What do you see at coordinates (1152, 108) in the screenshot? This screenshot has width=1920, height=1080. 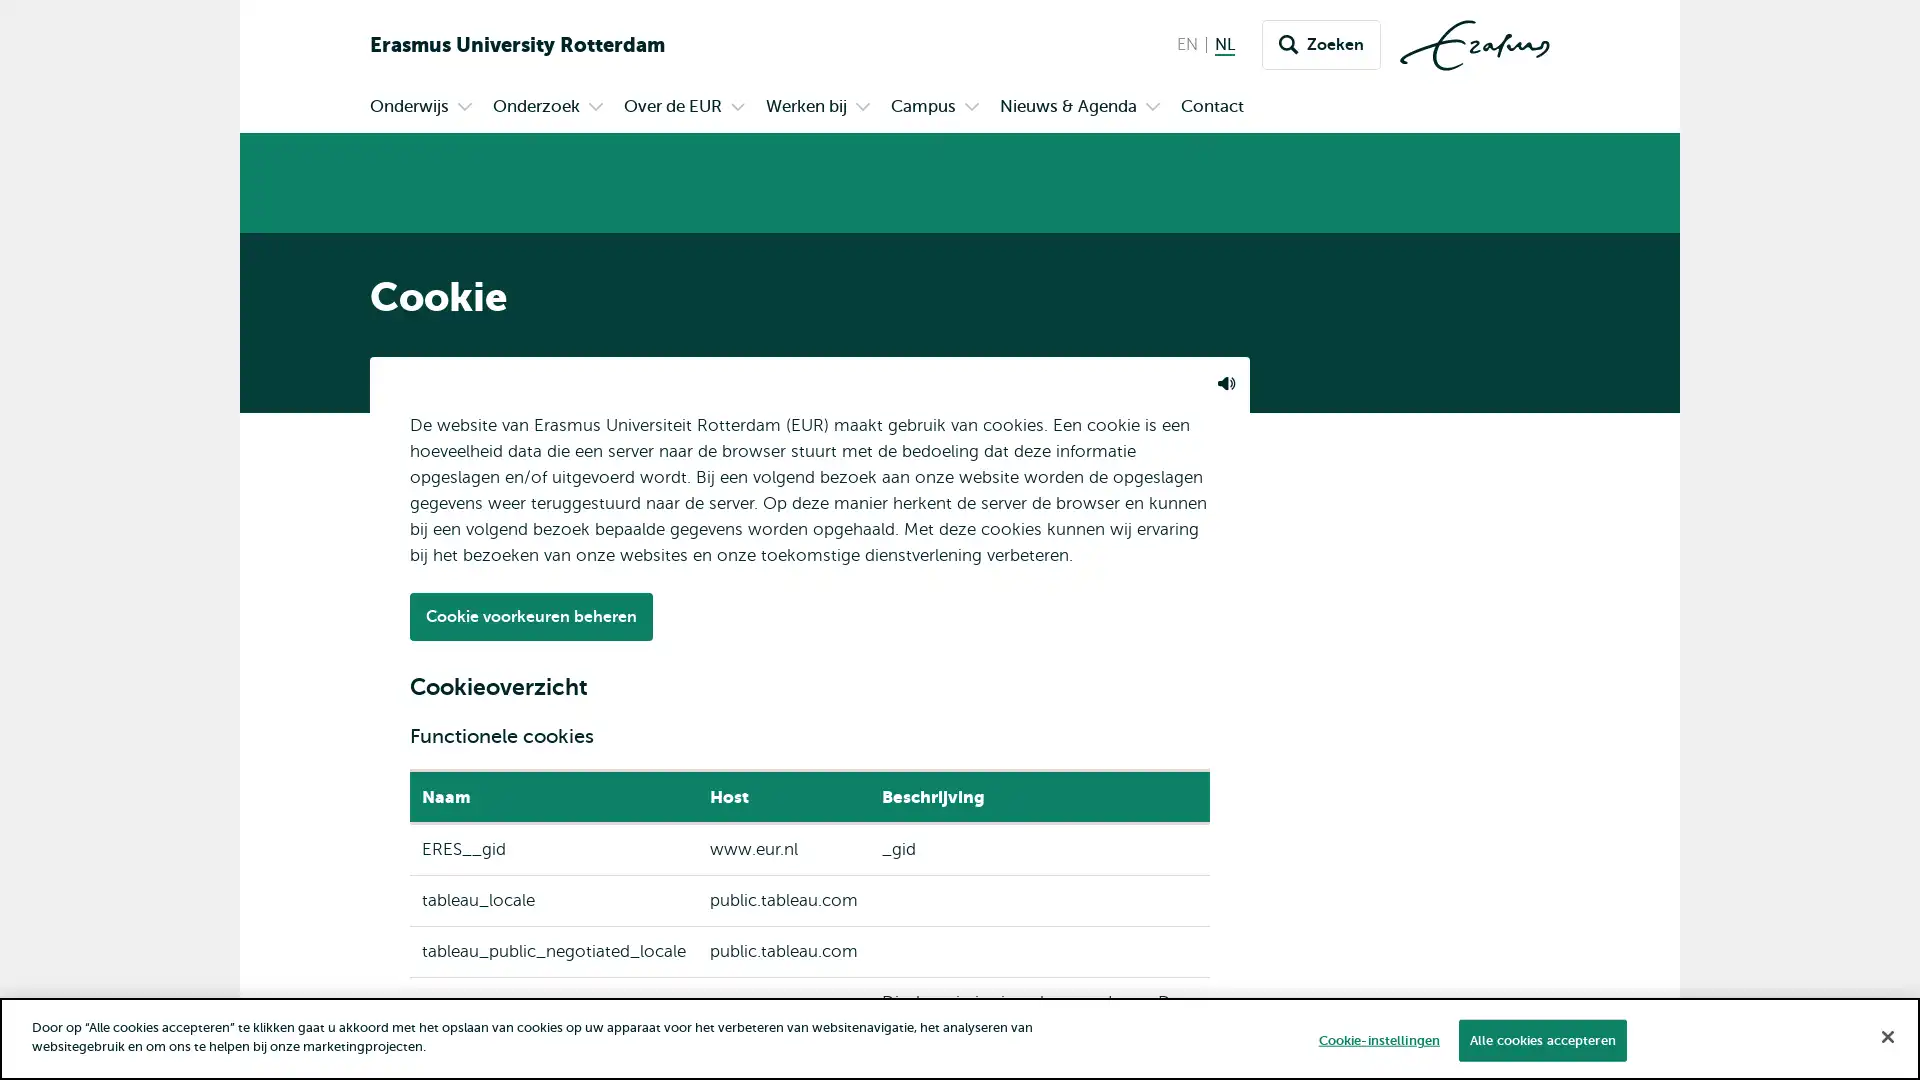 I see `Open submenu` at bounding box center [1152, 108].